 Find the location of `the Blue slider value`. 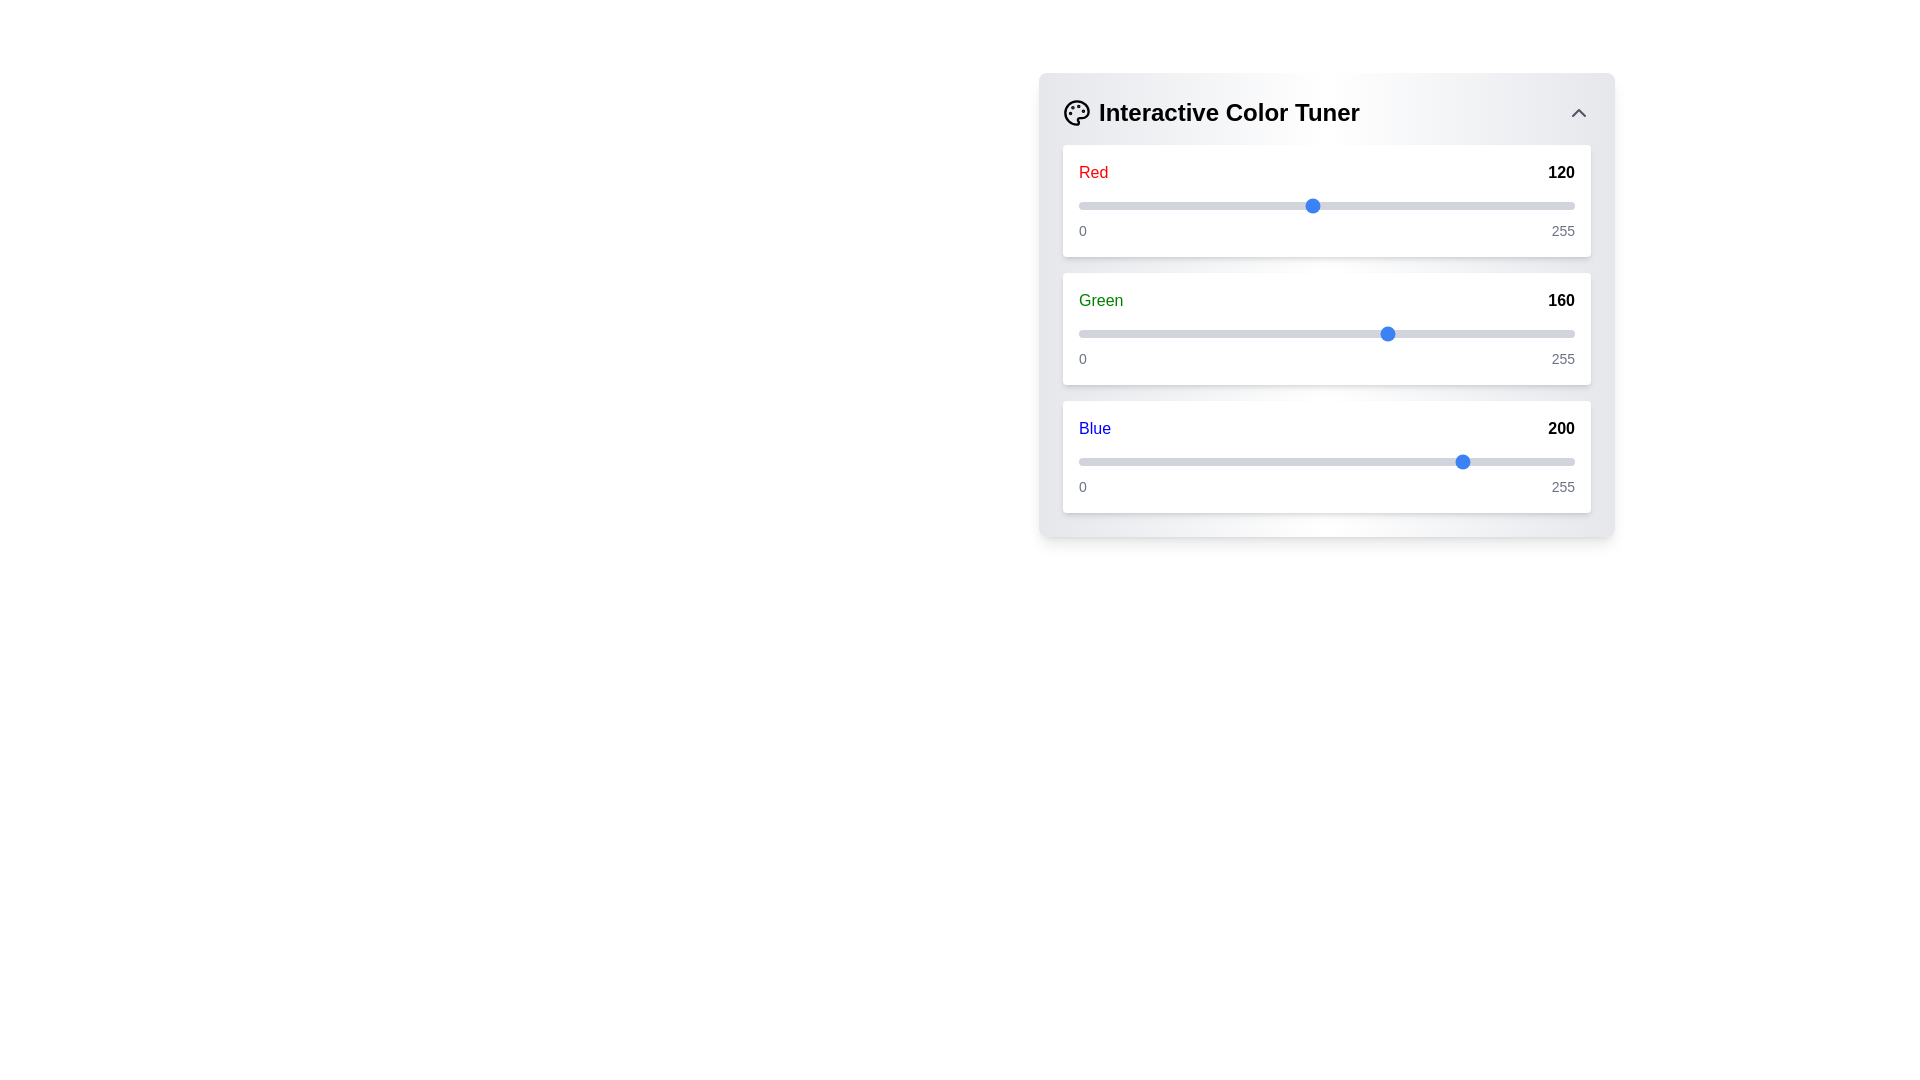

the Blue slider value is located at coordinates (1197, 462).